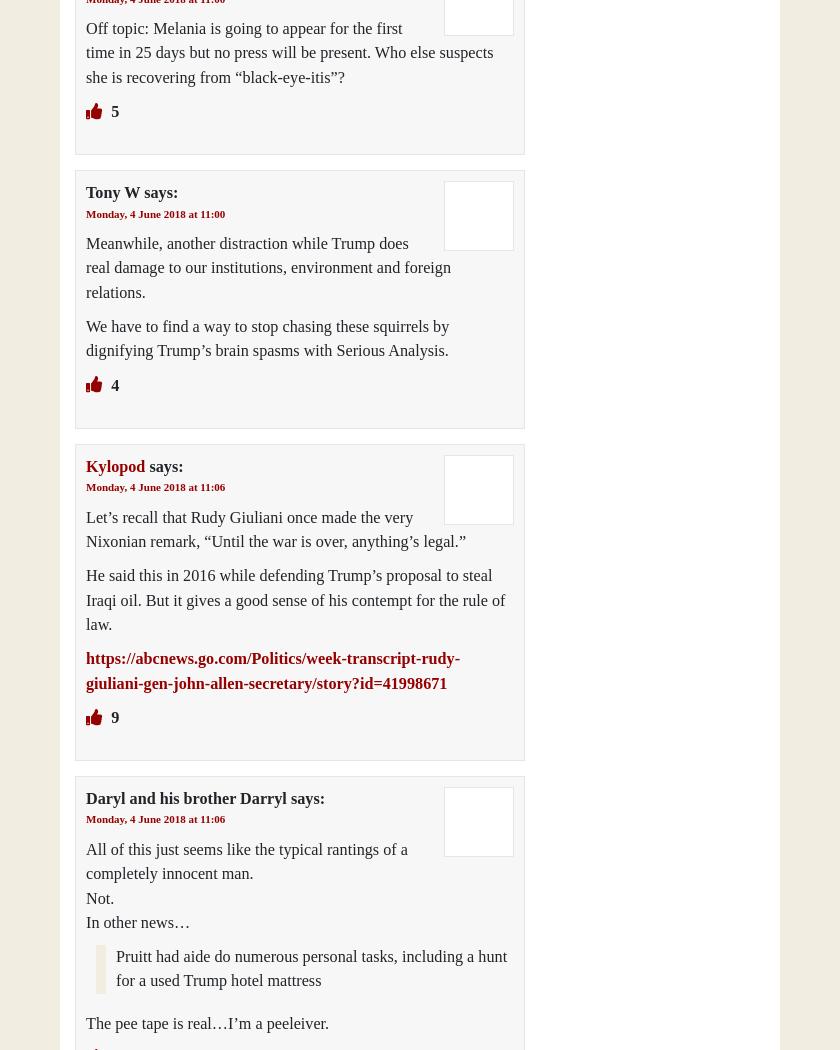 This screenshot has height=1050, width=840. Describe the element at coordinates (207, 1022) in the screenshot. I see `'The pee tape is real…I’m a peeleiver.'` at that location.